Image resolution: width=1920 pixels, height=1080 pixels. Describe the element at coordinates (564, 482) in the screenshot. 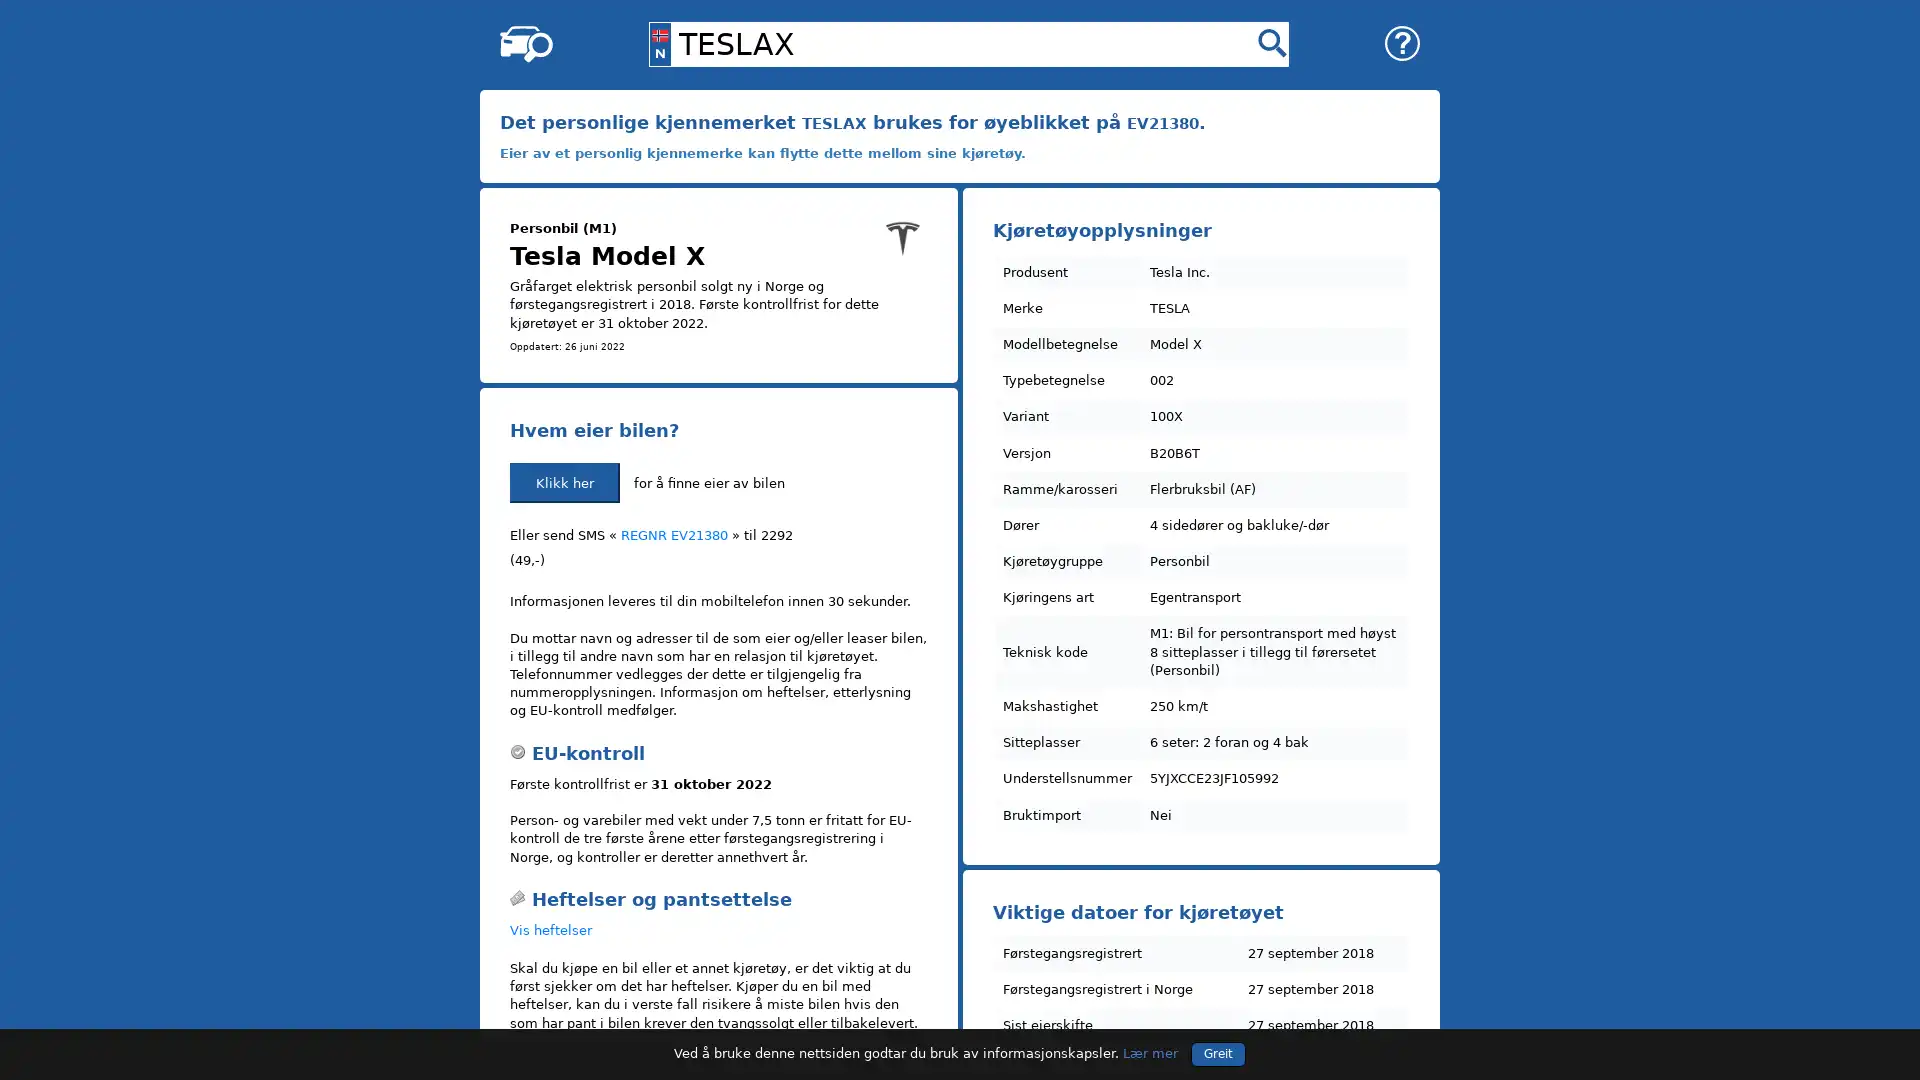

I see `Klikk her` at that location.